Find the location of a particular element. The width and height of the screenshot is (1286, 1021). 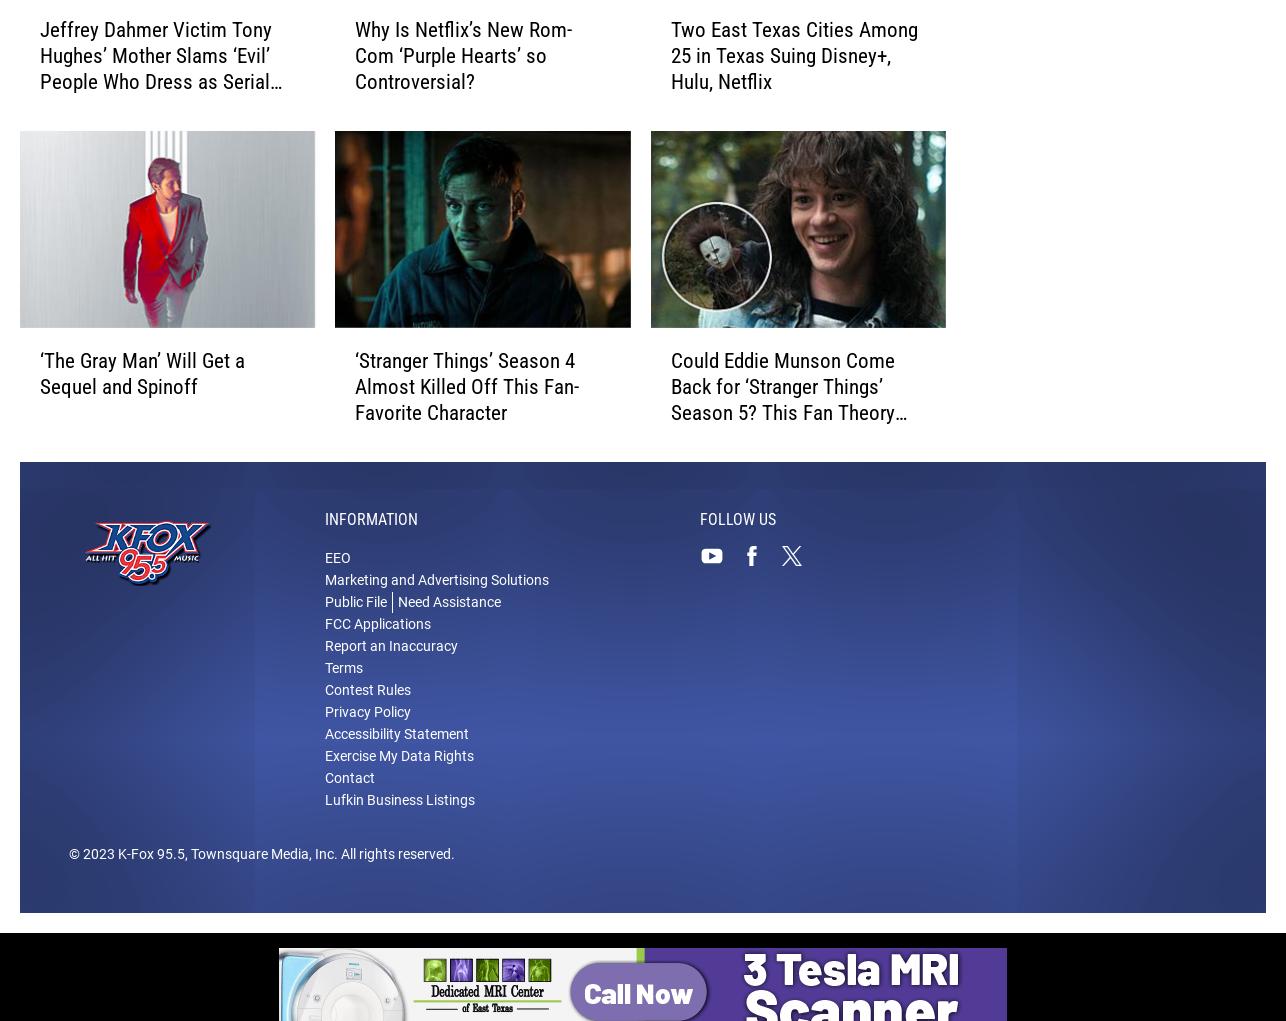

'EEO' is located at coordinates (336, 557).